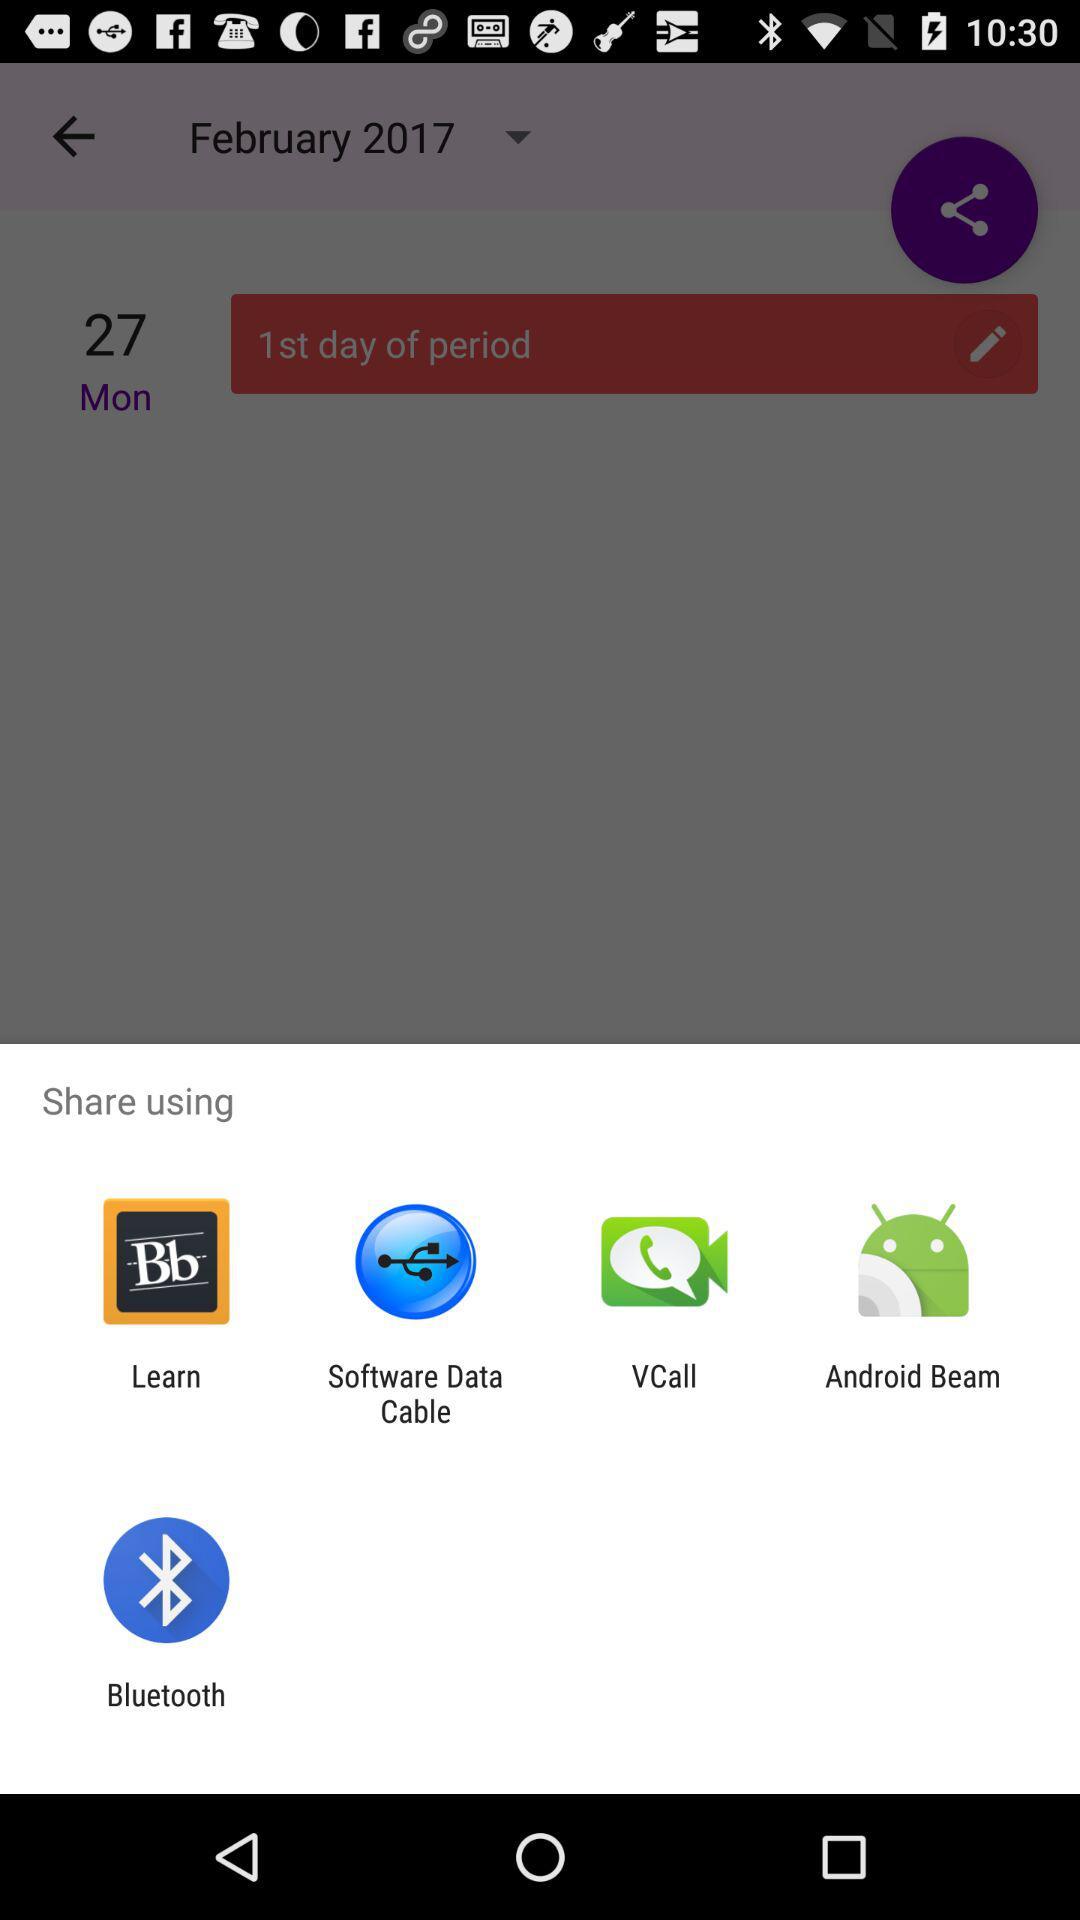 The image size is (1080, 1920). Describe the element at coordinates (913, 1392) in the screenshot. I see `icon to the right of vcall icon` at that location.